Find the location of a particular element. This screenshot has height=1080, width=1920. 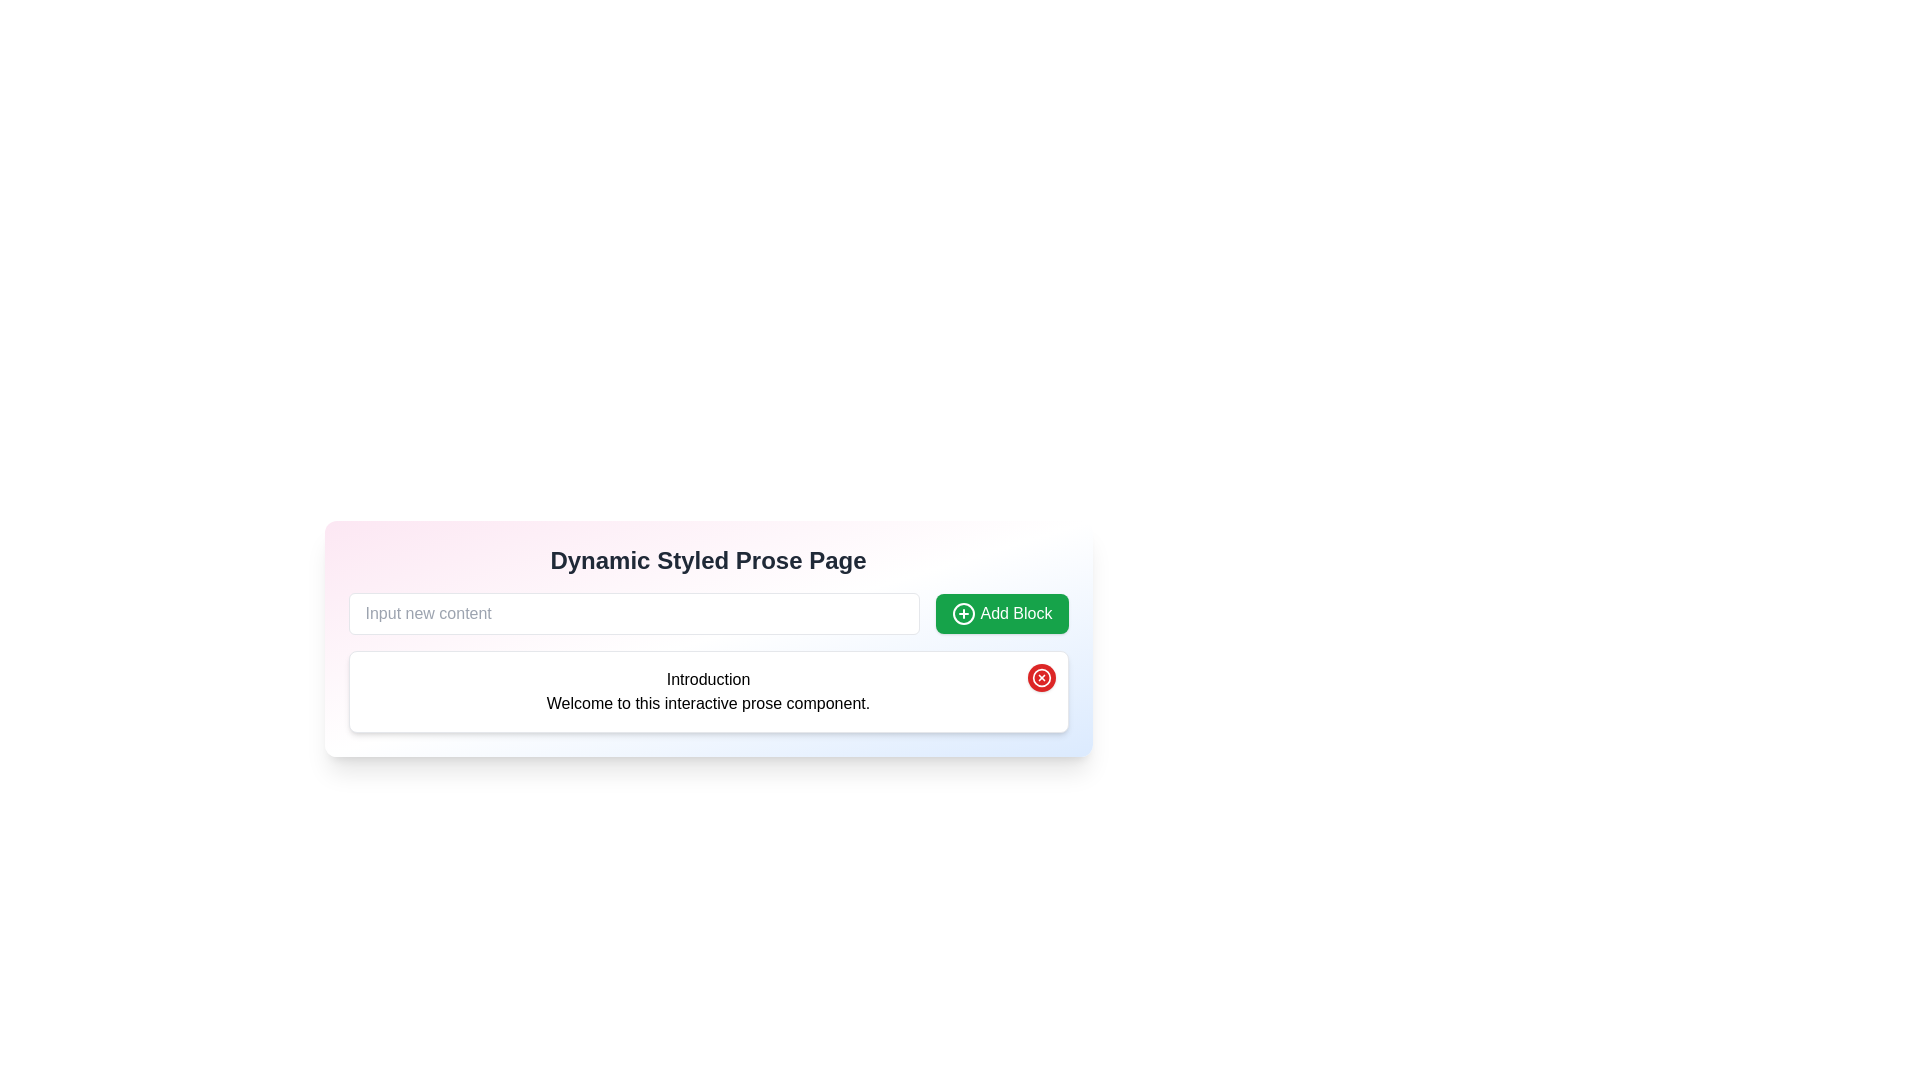

the static text element displaying 'Dynamic Styled Prose Page', which is prominently styled as a headline at the top of its section is located at coordinates (708, 560).